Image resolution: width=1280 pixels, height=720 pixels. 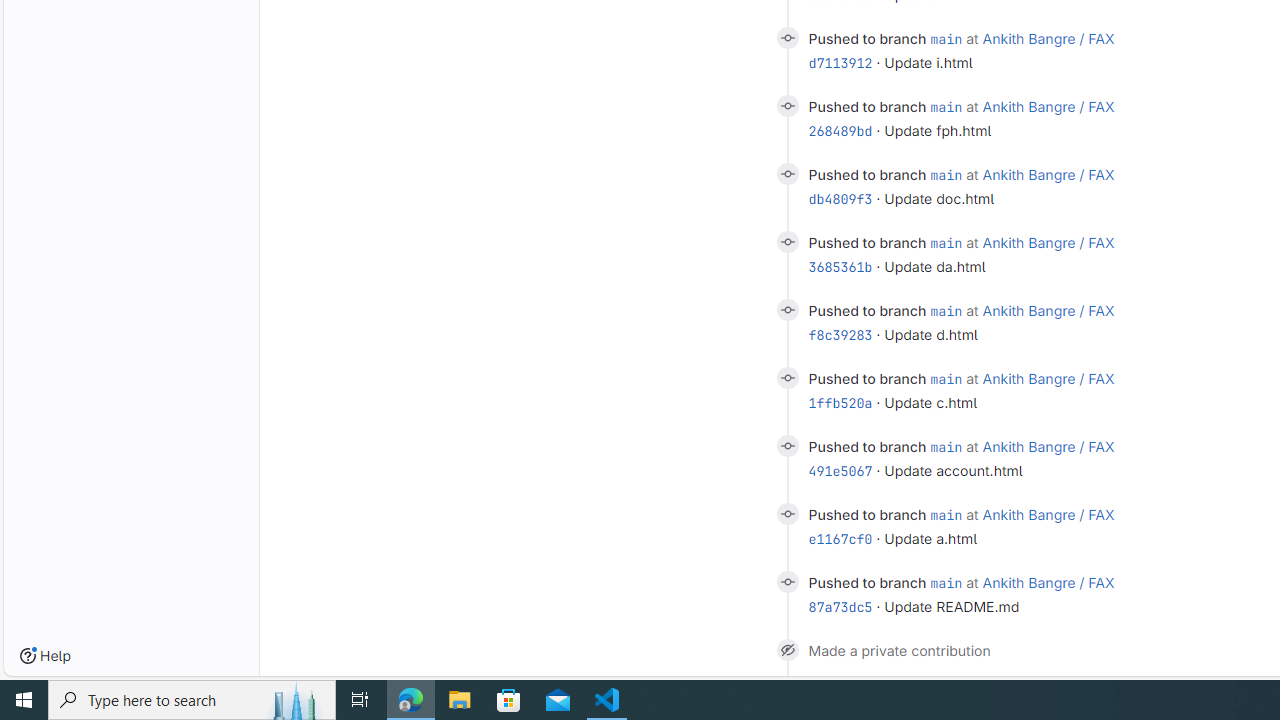 What do you see at coordinates (840, 537) in the screenshot?
I see `'e1167cf0'` at bounding box center [840, 537].